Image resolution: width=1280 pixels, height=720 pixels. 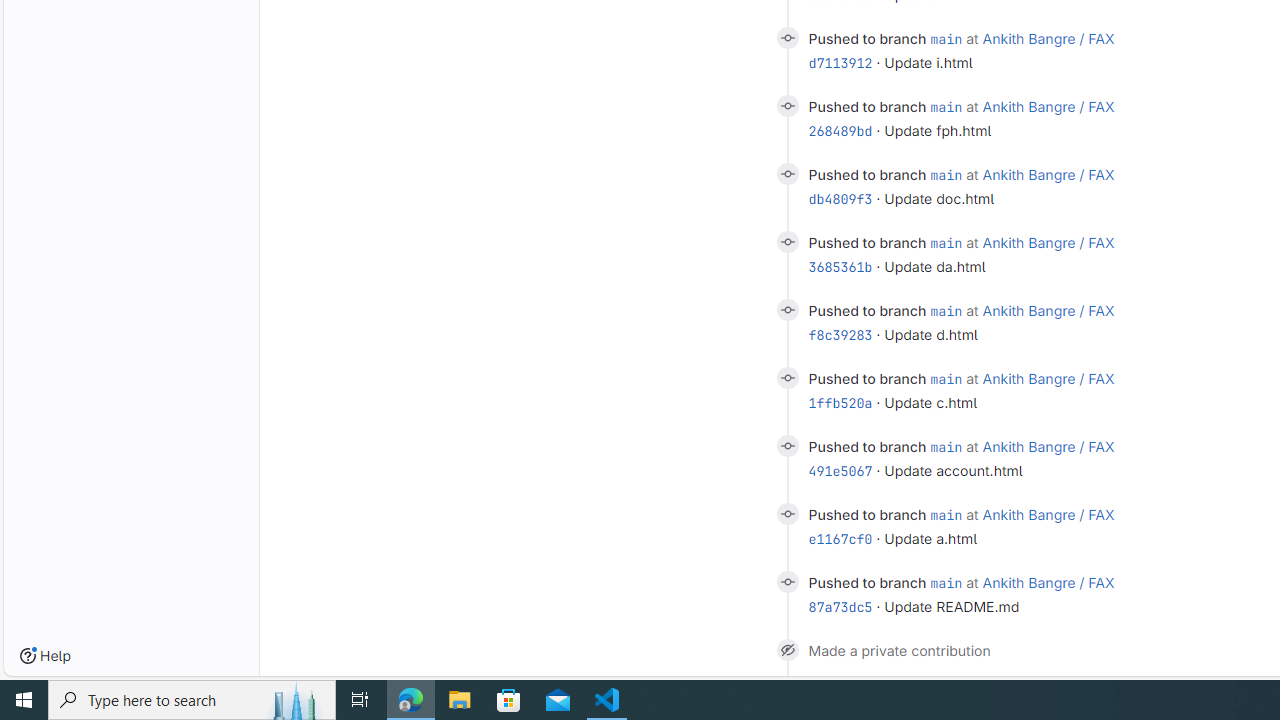 What do you see at coordinates (840, 537) in the screenshot?
I see `'e1167cf0'` at bounding box center [840, 537].